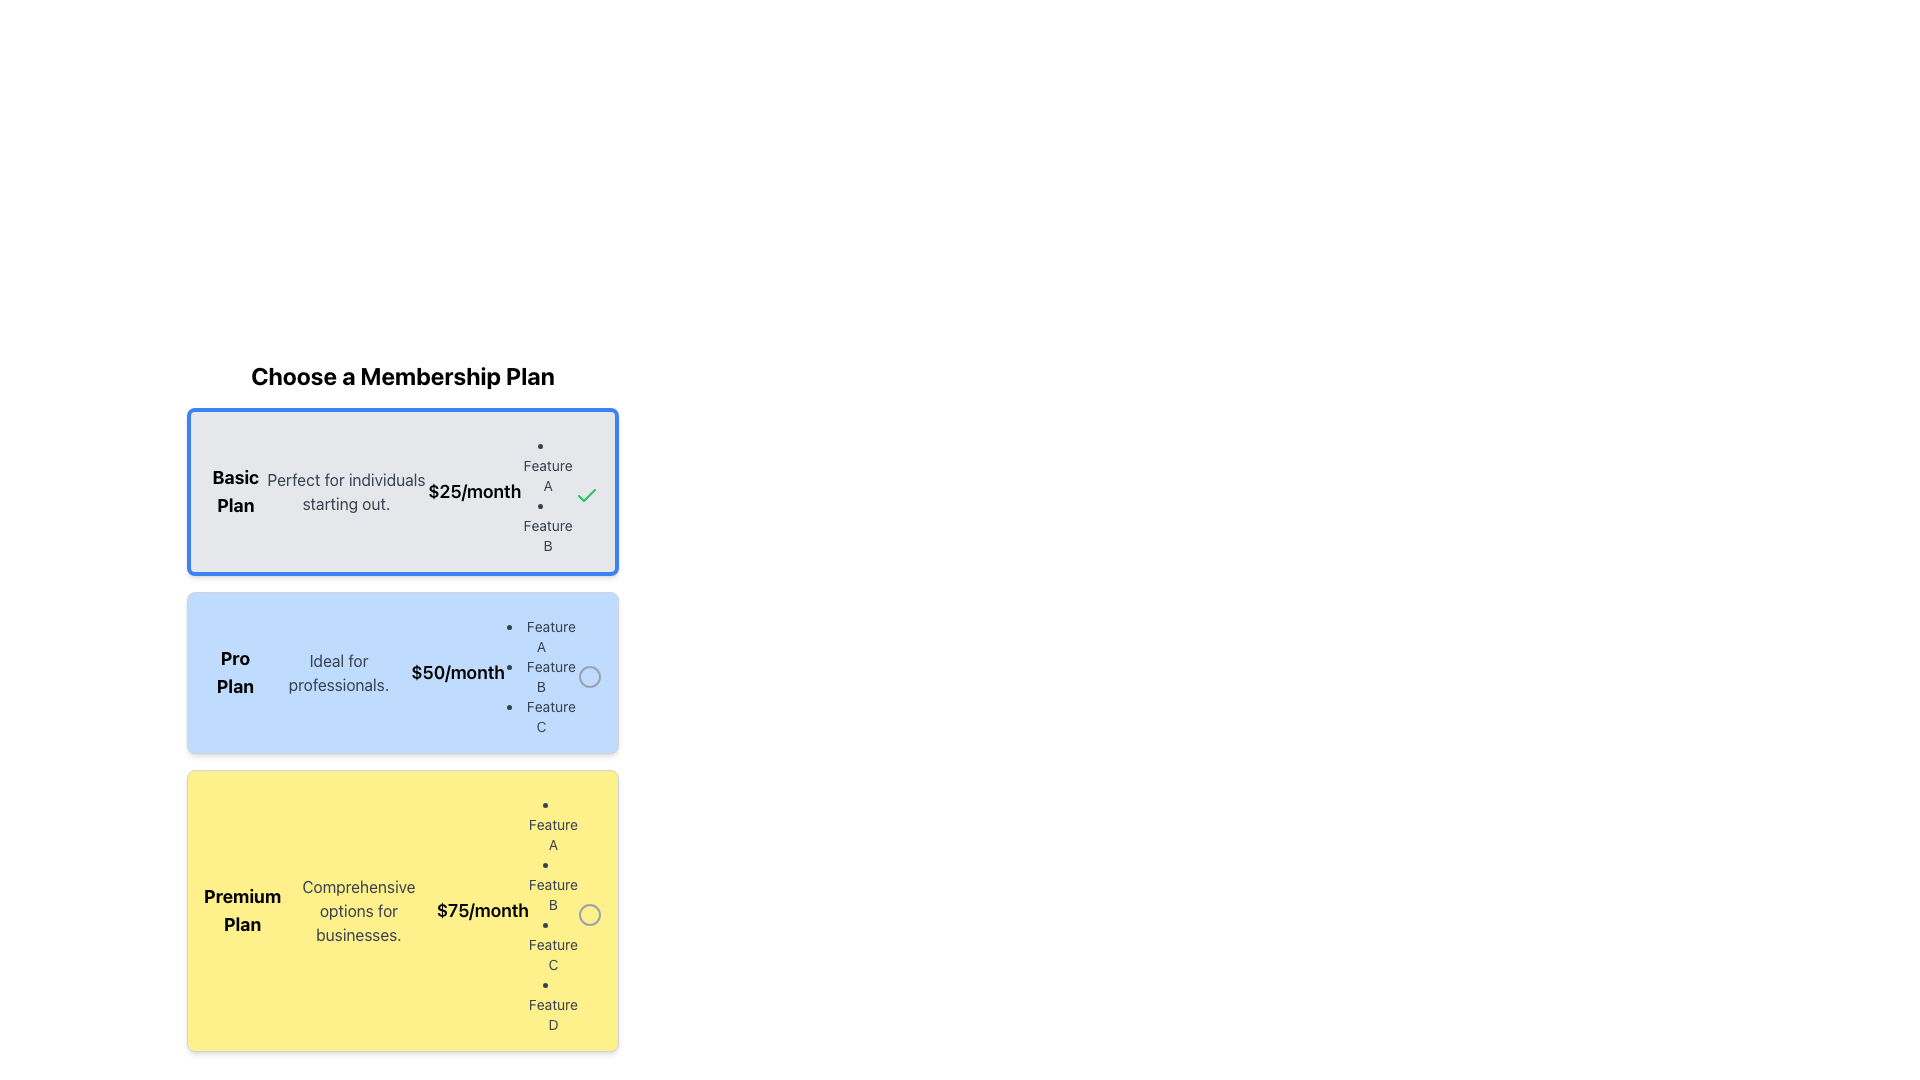 This screenshot has height=1080, width=1920. Describe the element at coordinates (473, 492) in the screenshot. I see `text label displaying '$25/month' in bold, large font, which indicates a highlighted price point for the 'Basic Plan' offering` at that location.